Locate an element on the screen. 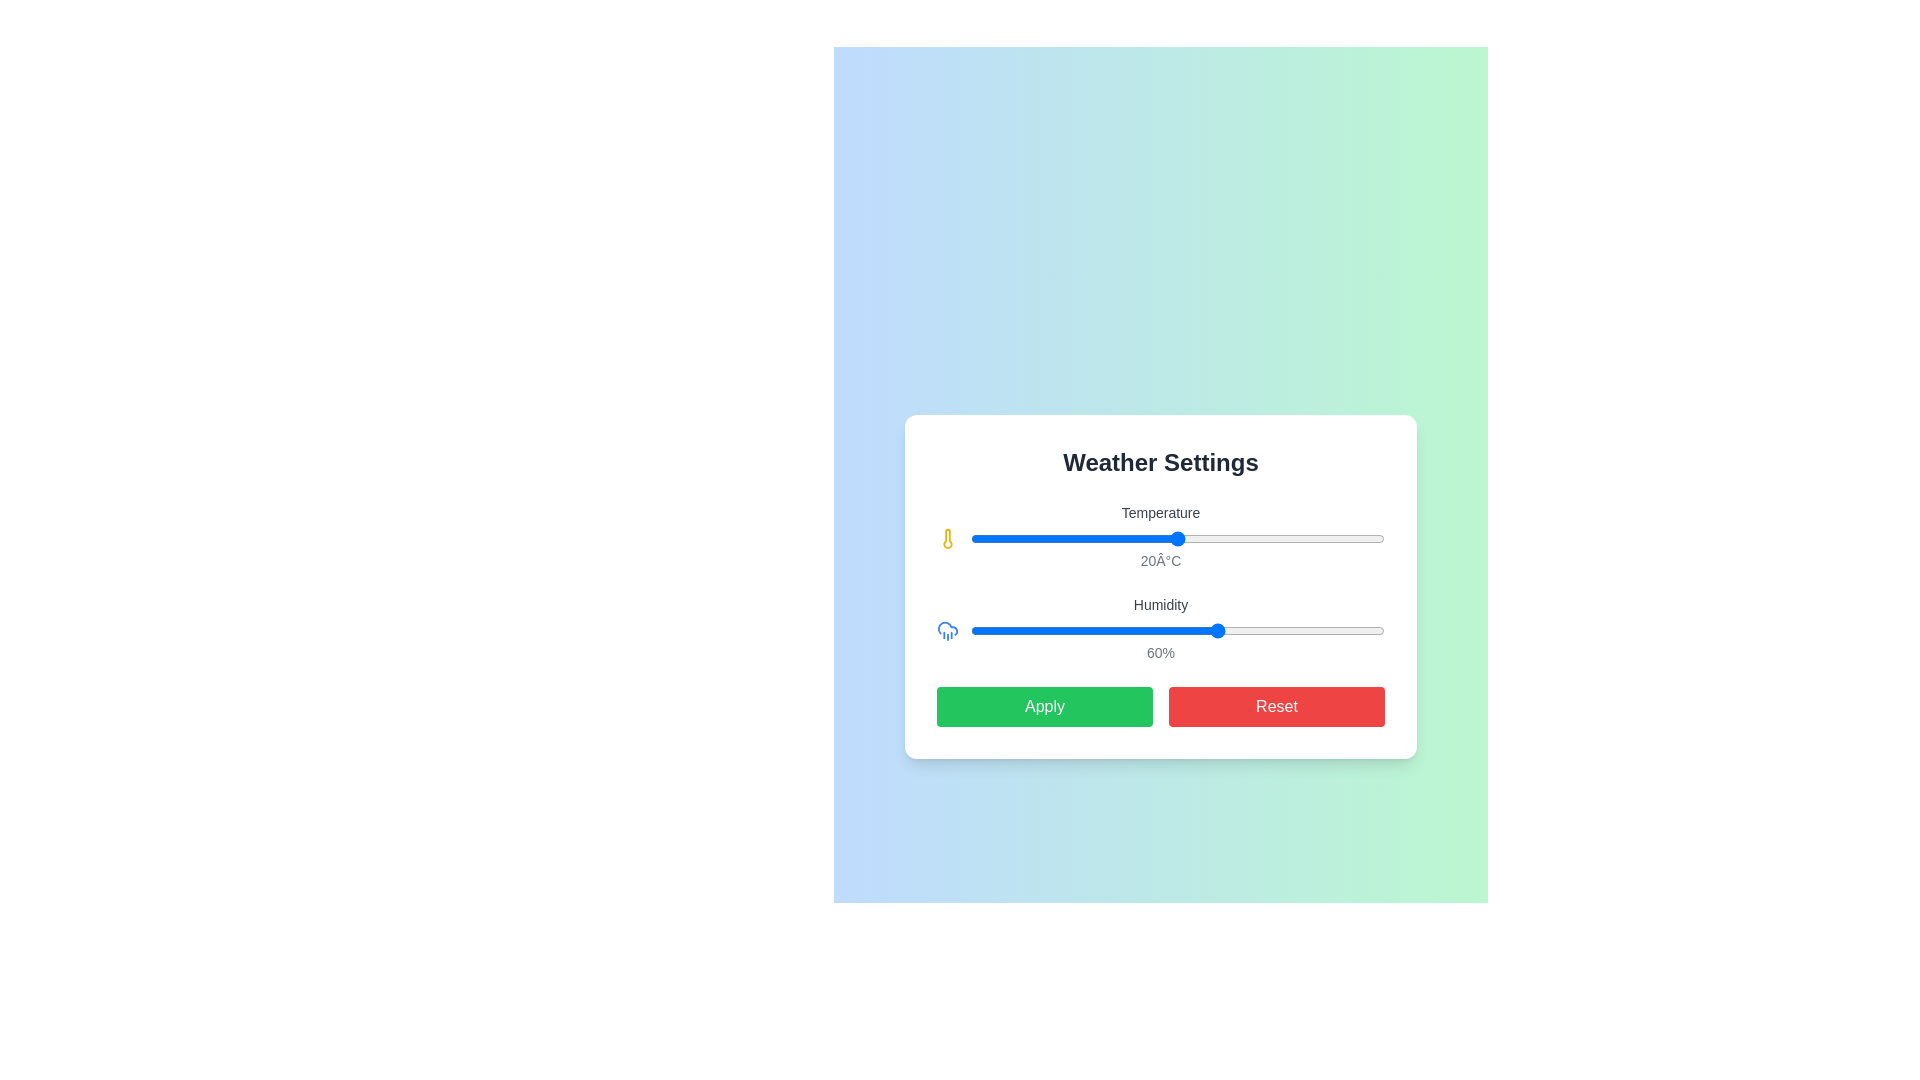 The height and width of the screenshot is (1080, 1920). humidity is located at coordinates (1356, 631).